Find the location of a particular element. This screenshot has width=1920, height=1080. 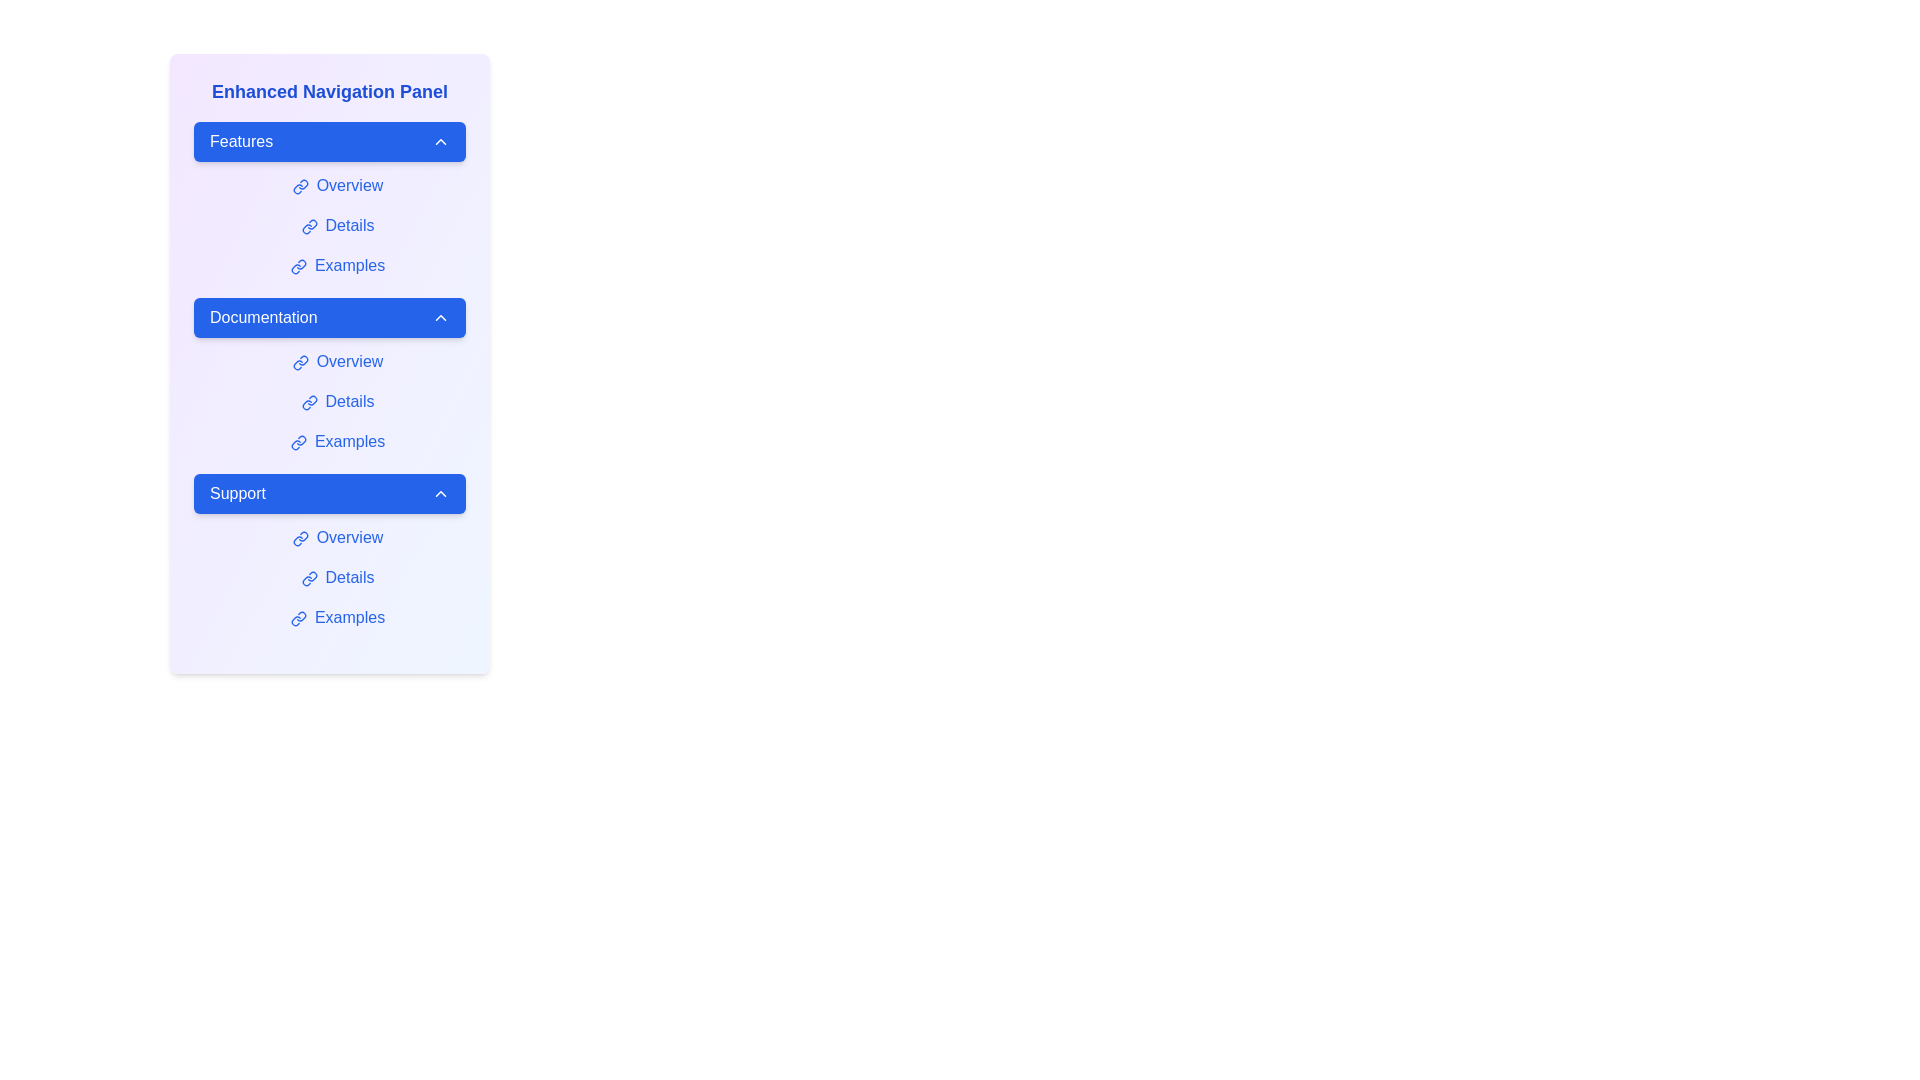

the 'Features' text label within the button is located at coordinates (240, 141).